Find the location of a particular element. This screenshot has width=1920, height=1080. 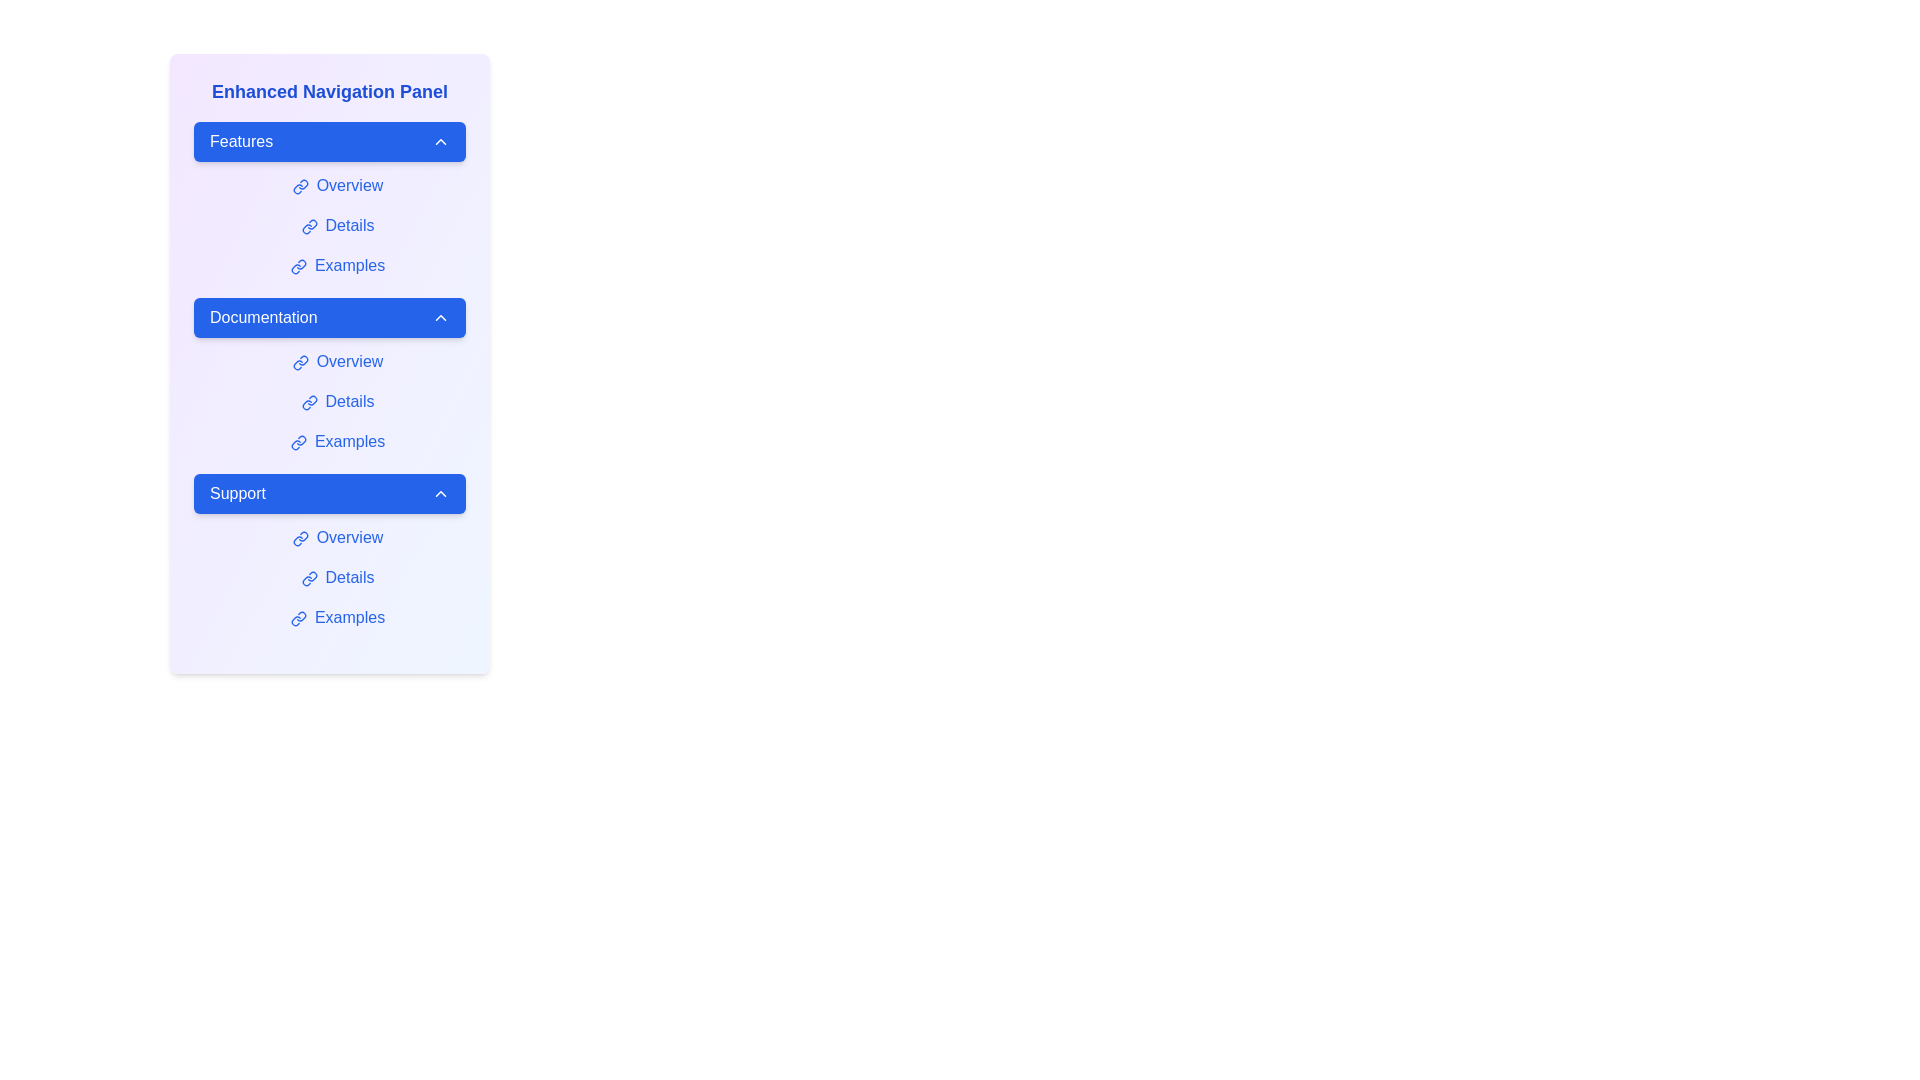

the 'Features' text label within the button is located at coordinates (240, 141).